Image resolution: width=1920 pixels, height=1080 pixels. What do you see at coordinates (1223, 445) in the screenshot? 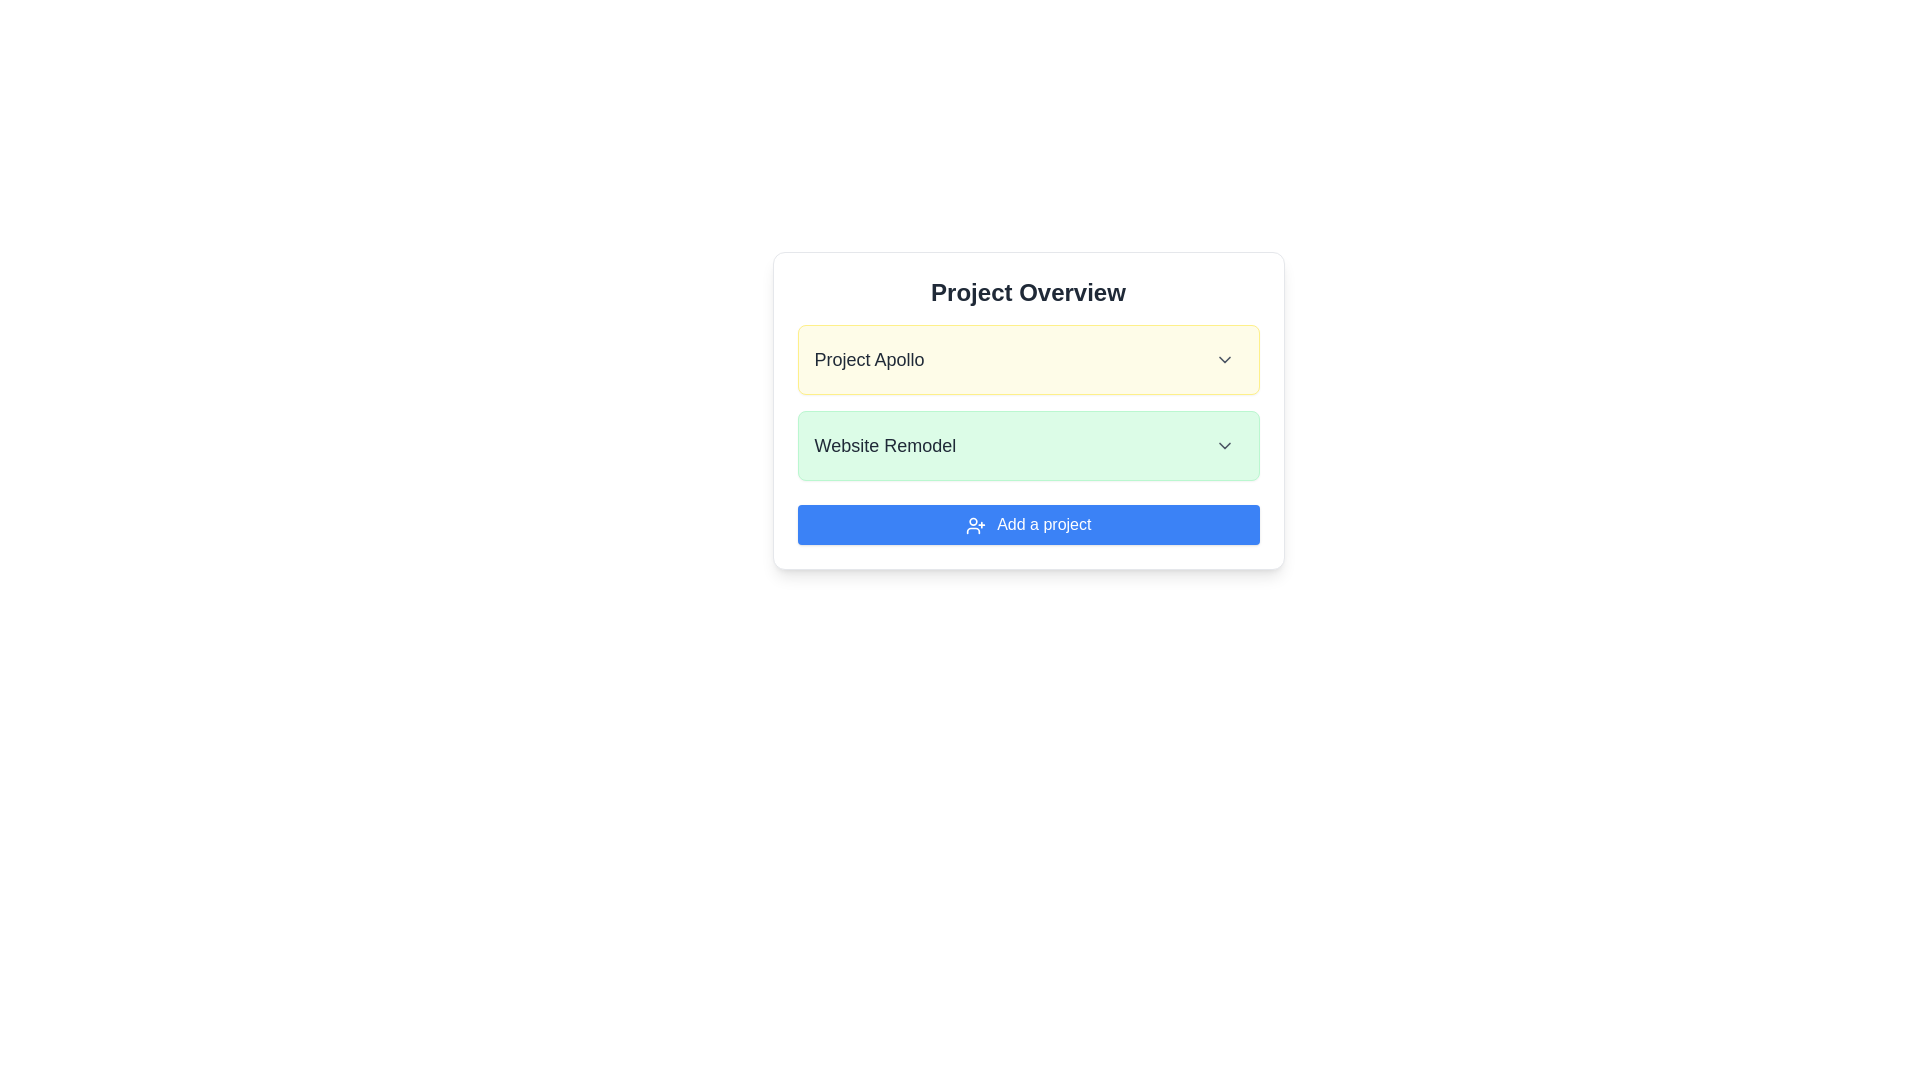
I see `the Icon Button located on the far right side of the row containing the 'Website Remodel' text` at bounding box center [1223, 445].